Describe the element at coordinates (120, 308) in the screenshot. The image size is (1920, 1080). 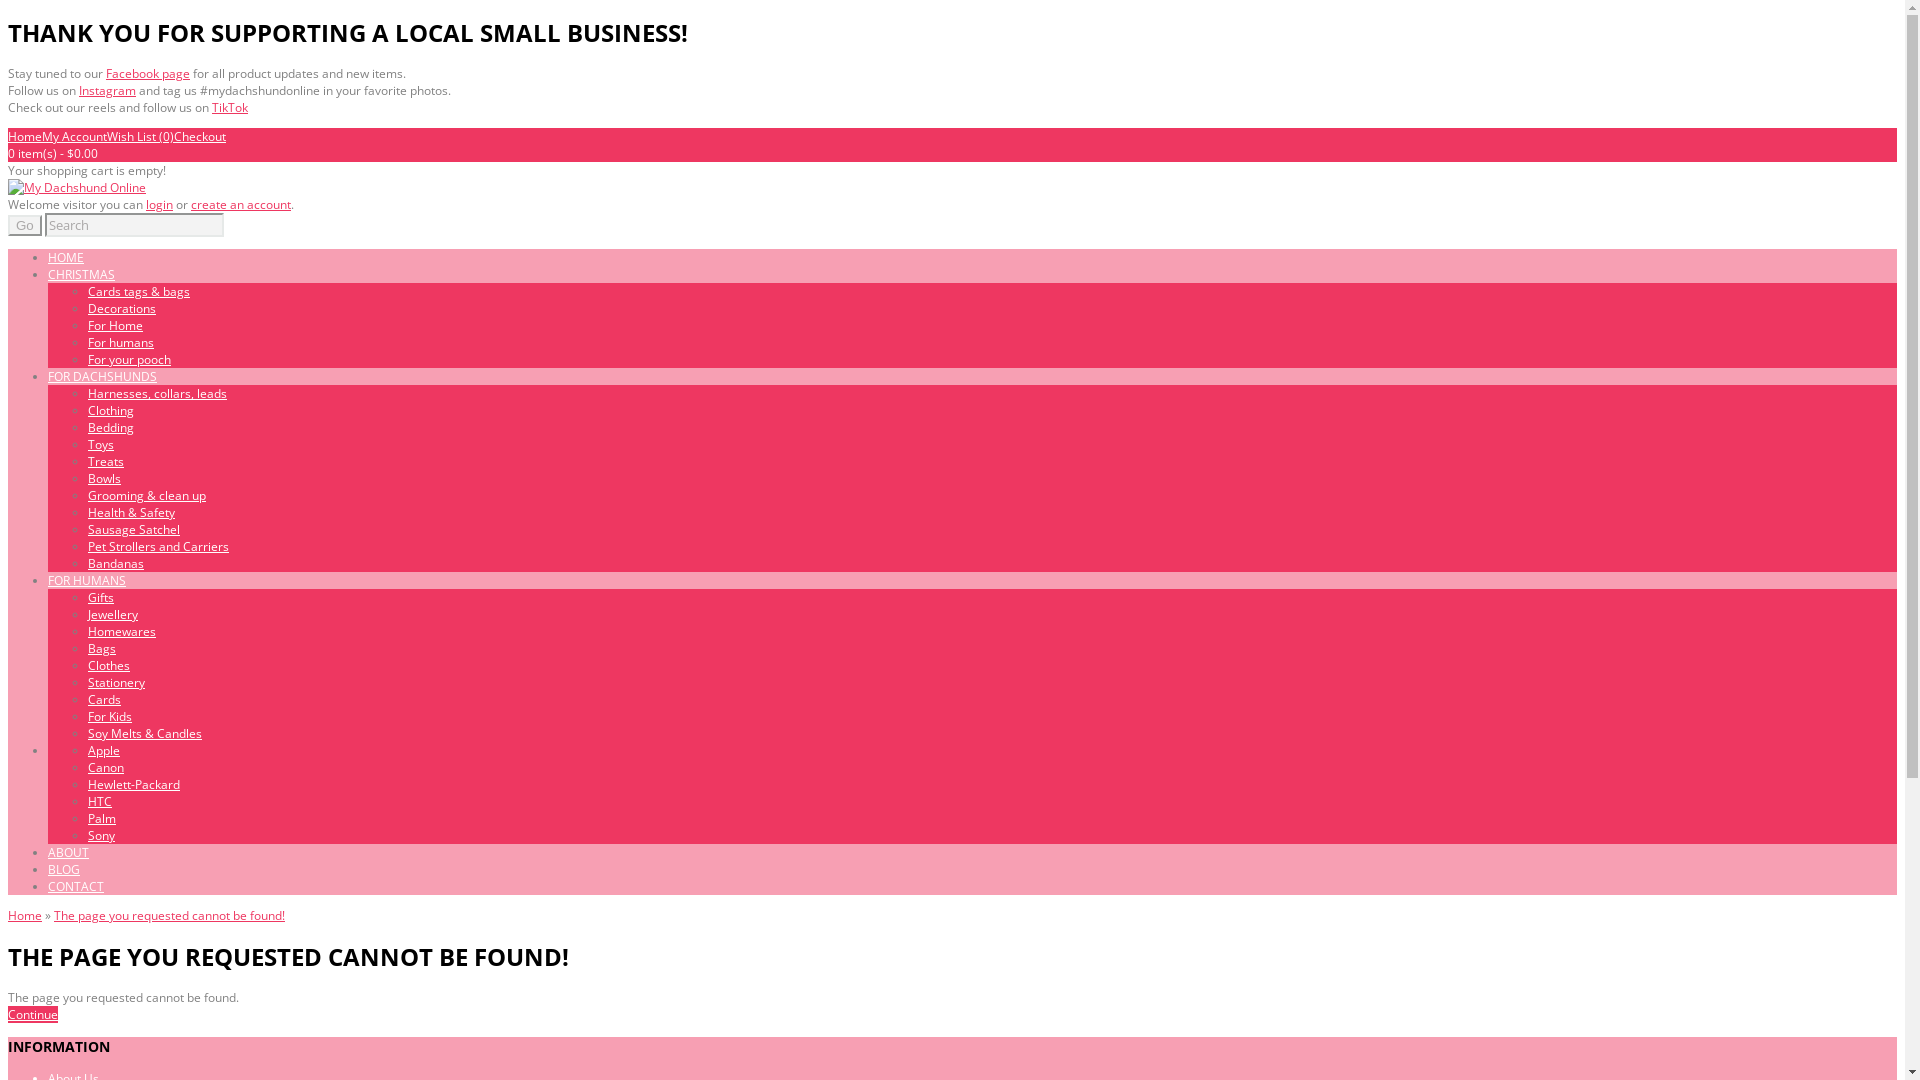
I see `'Decorations'` at that location.